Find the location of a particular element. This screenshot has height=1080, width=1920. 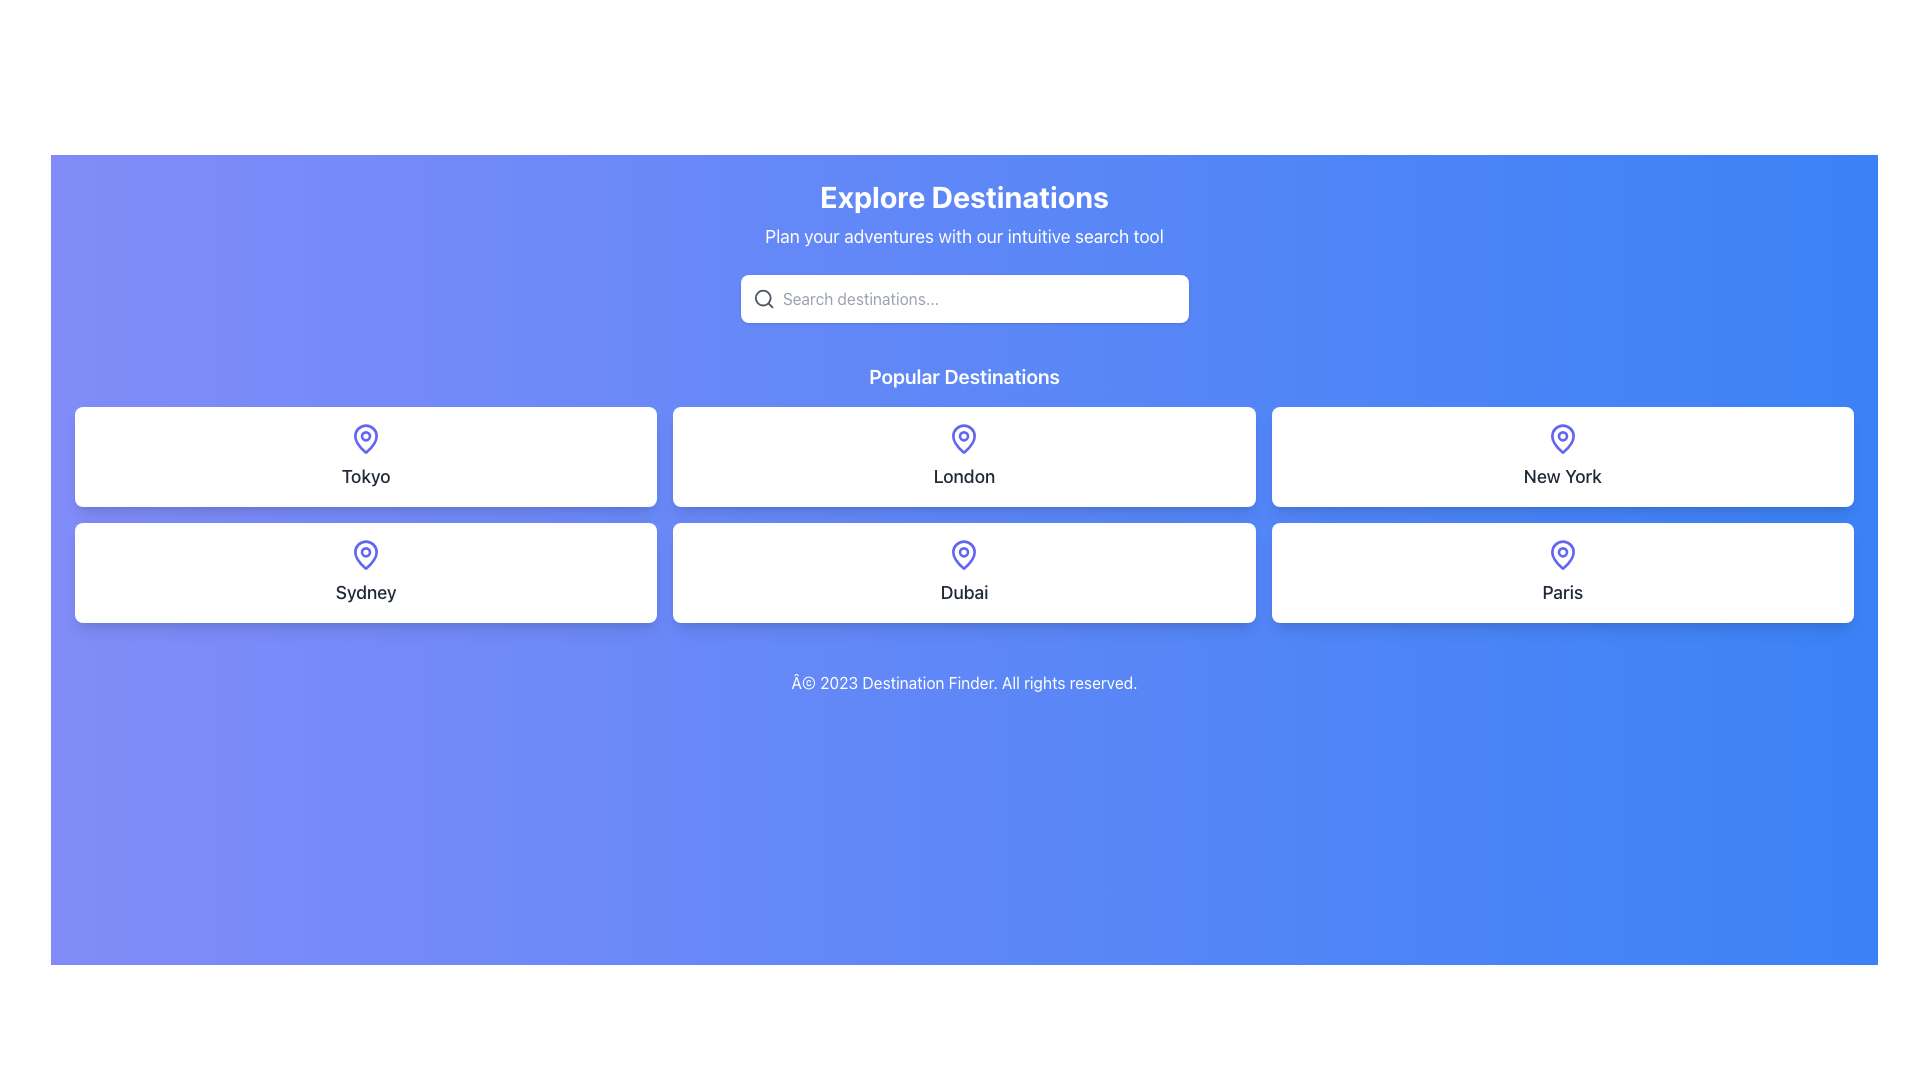

the indigo map pin-like icon located above the text 'Sydney' in the Popular Destinations card component is located at coordinates (366, 555).